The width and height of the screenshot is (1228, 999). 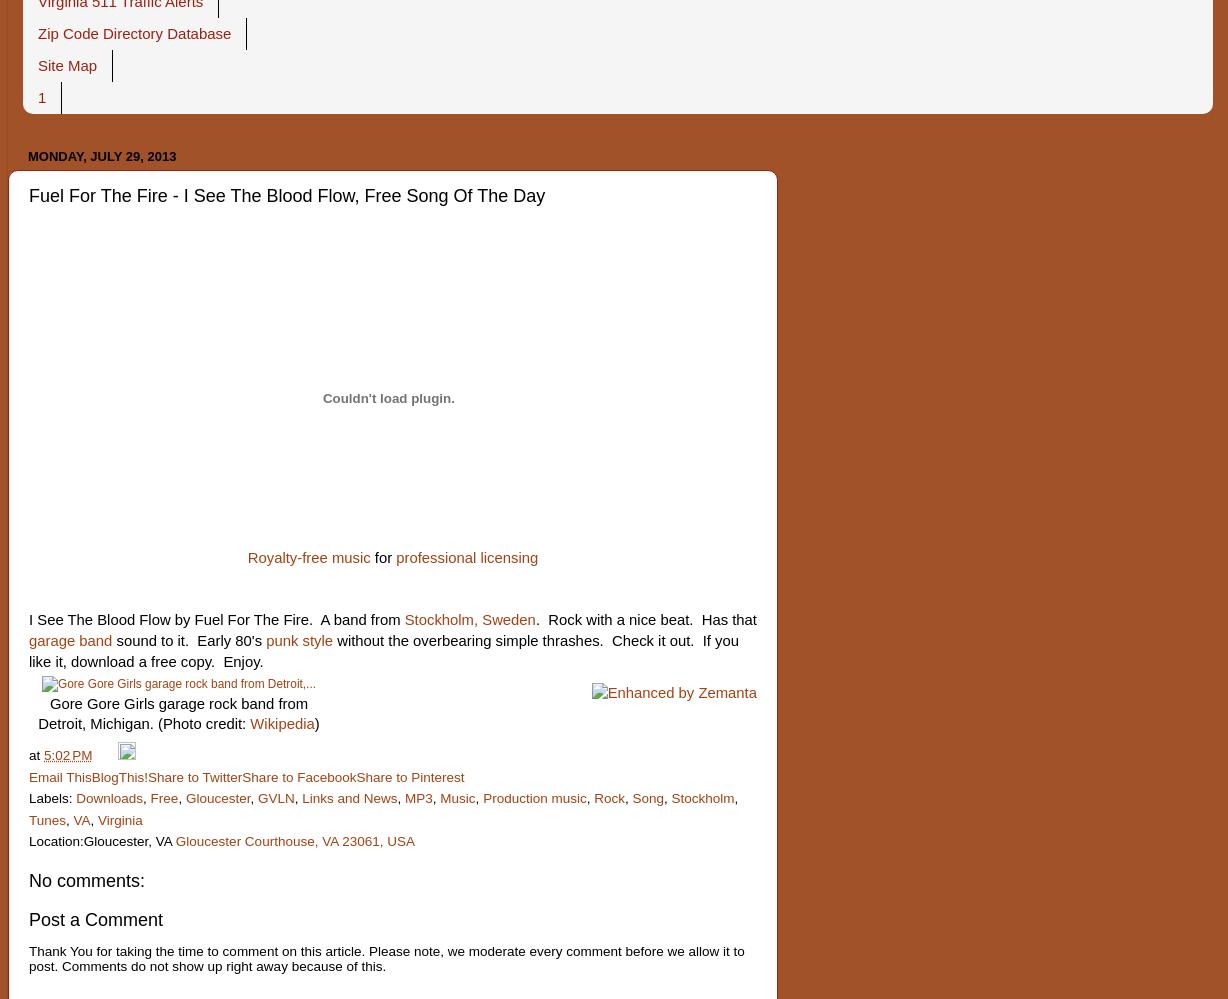 I want to click on 'for', so click(x=383, y=558).